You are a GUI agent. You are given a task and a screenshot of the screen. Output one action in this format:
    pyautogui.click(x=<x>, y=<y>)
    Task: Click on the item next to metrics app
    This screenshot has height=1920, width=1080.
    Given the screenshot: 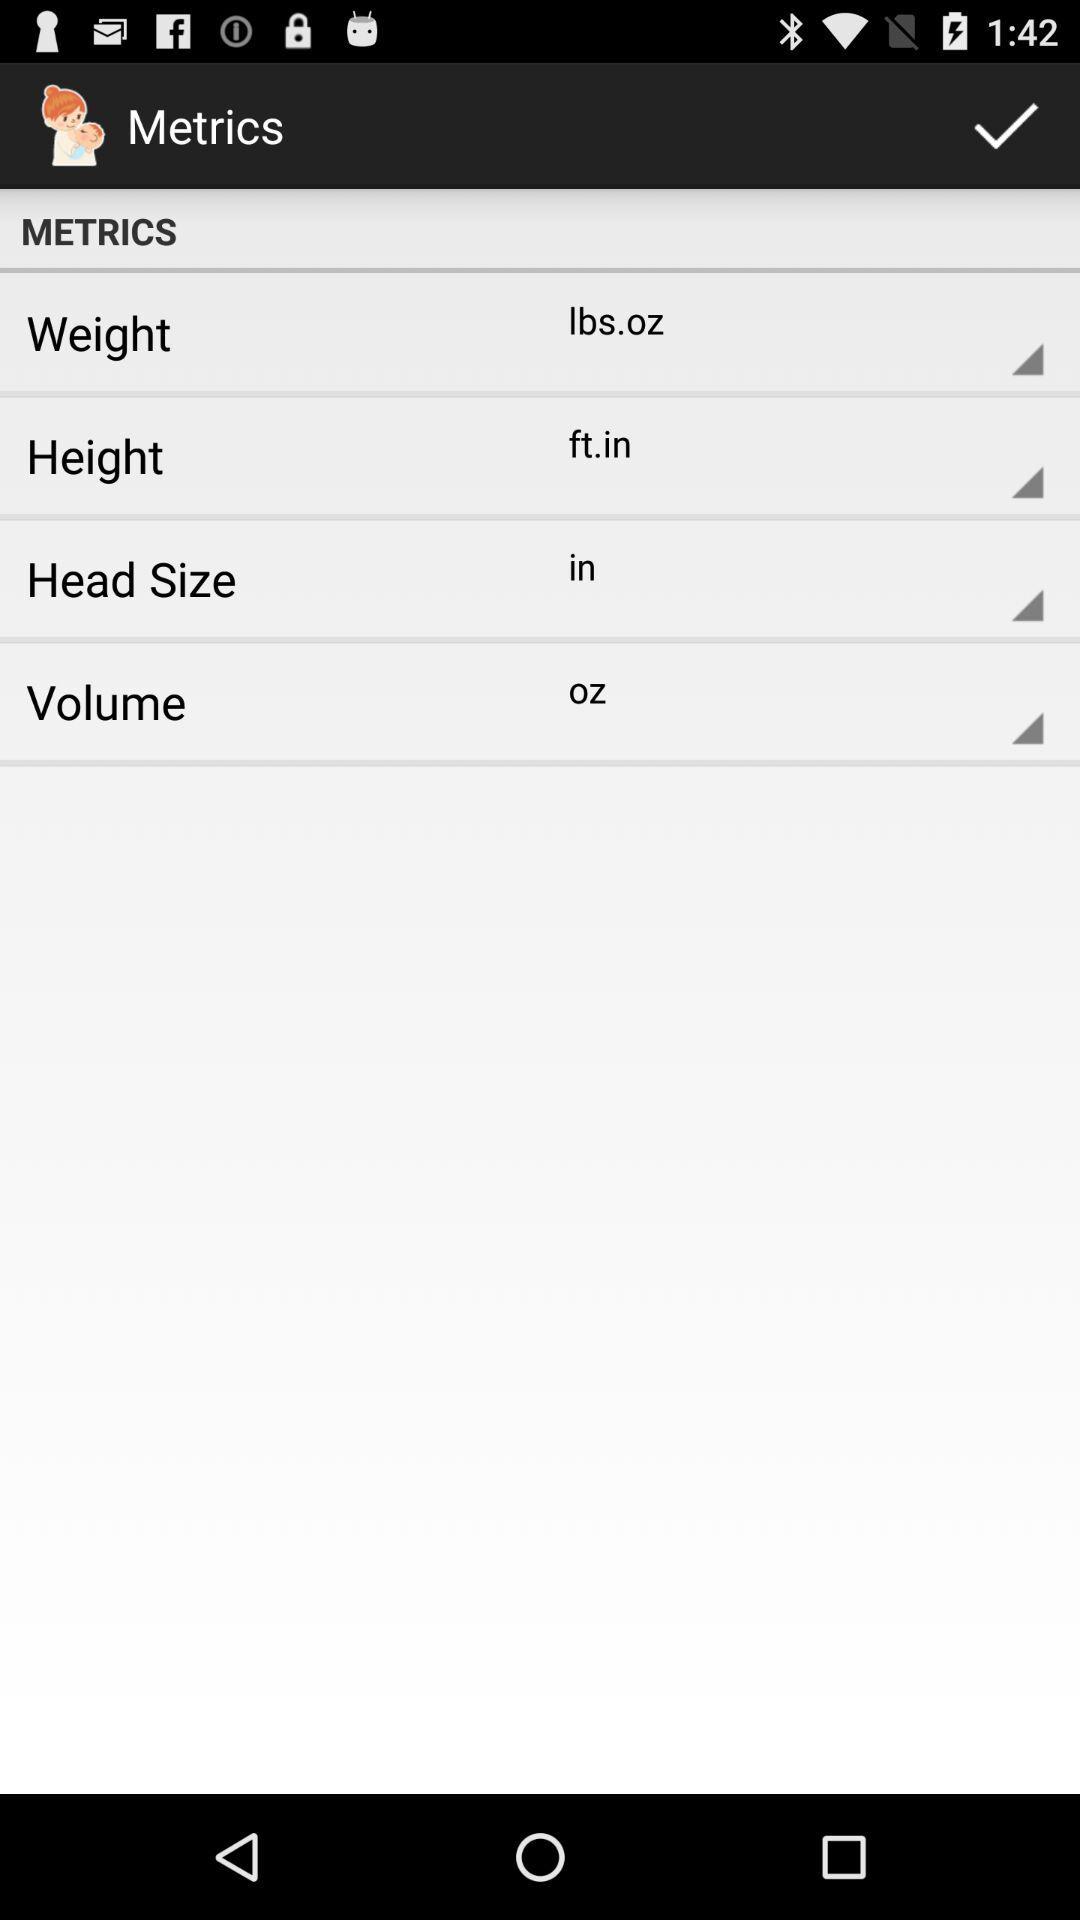 What is the action you would take?
    pyautogui.click(x=1006, y=124)
    